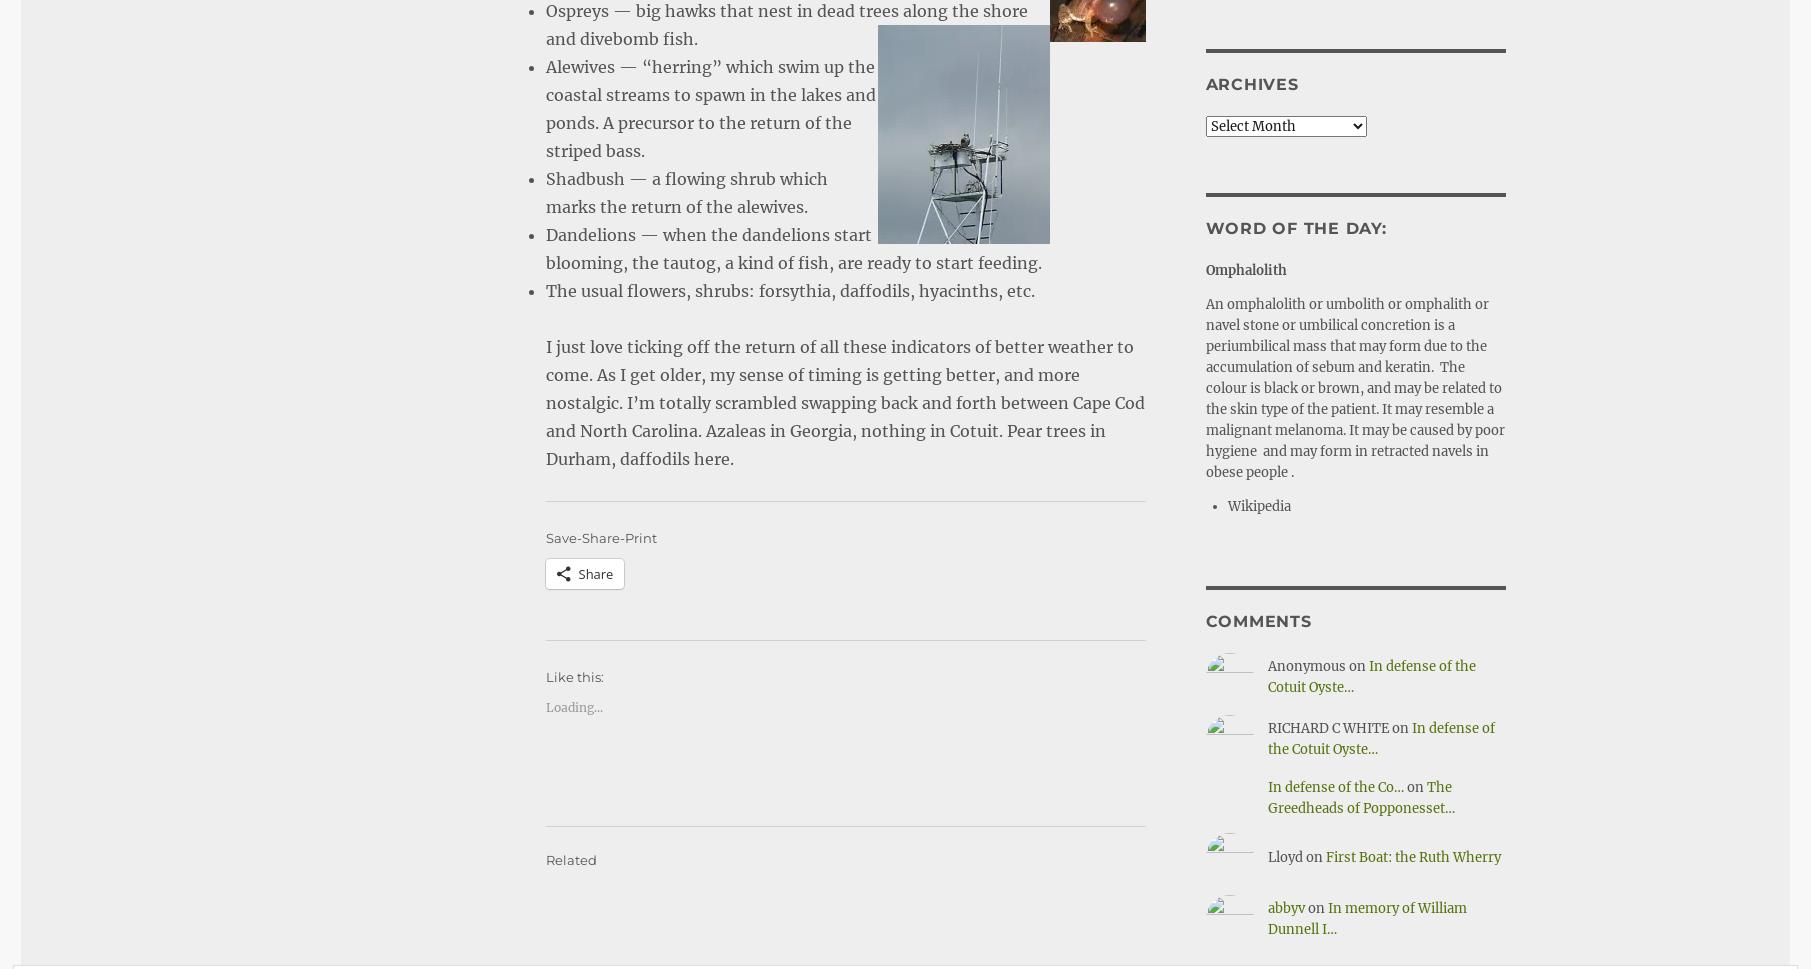  I want to click on 'RICHARD C WHITE on', so click(1266, 728).